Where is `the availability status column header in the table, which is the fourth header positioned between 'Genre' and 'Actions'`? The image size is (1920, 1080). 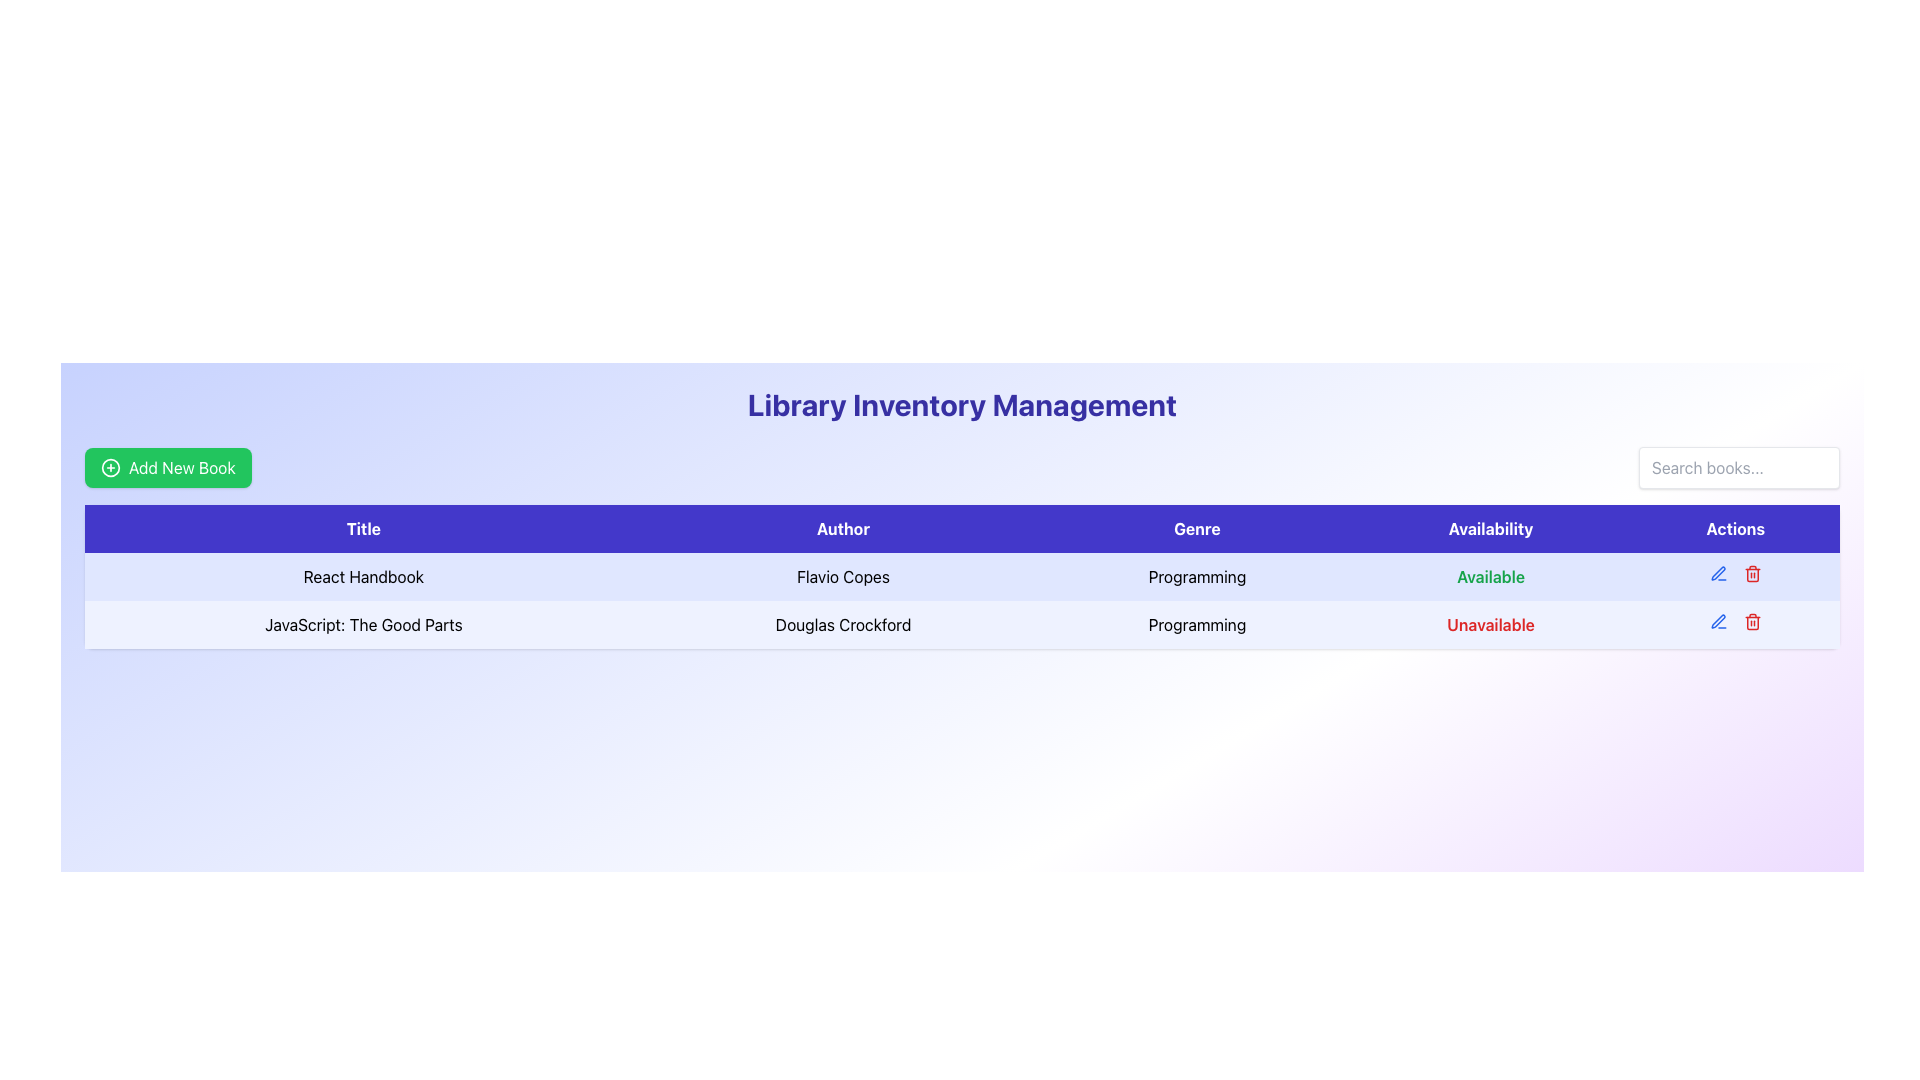 the availability status column header in the table, which is the fourth header positioned between 'Genre' and 'Actions' is located at coordinates (1491, 527).